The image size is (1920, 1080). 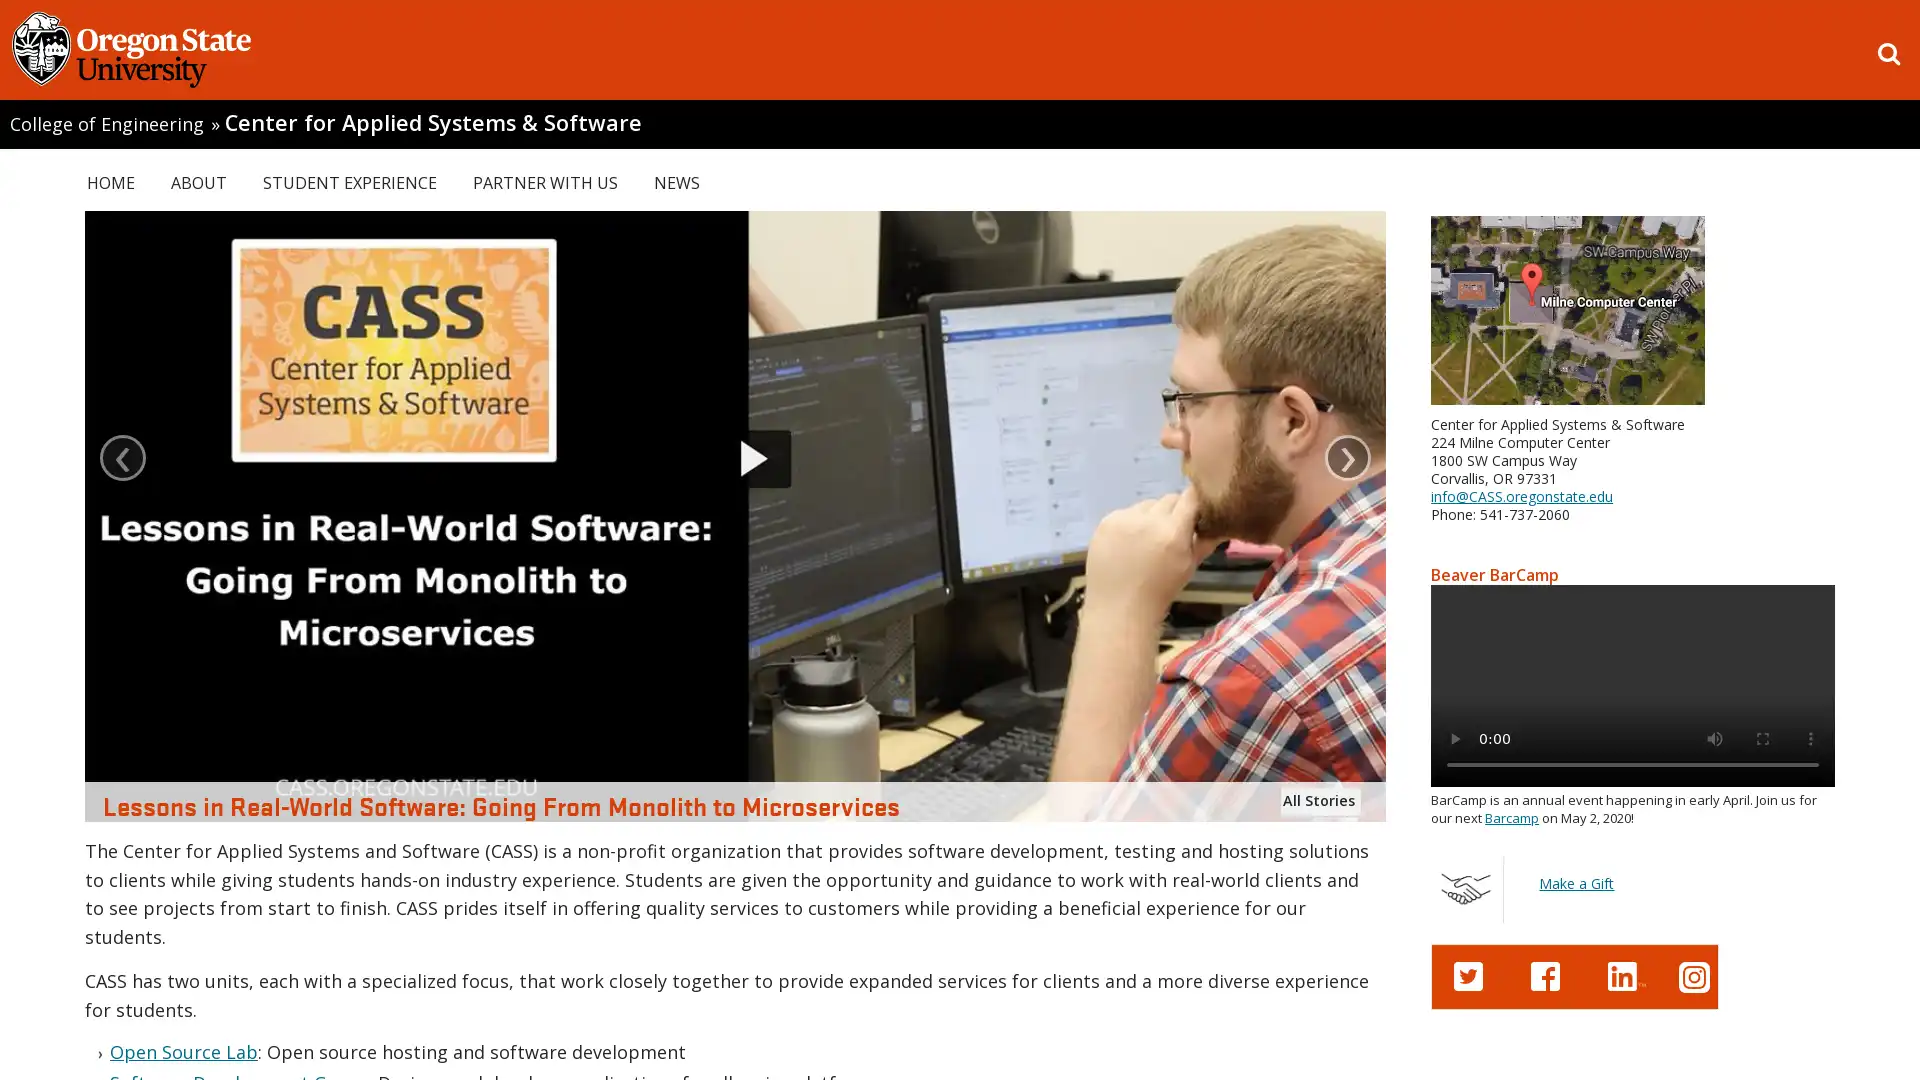 I want to click on enter full screen, so click(x=1761, y=737).